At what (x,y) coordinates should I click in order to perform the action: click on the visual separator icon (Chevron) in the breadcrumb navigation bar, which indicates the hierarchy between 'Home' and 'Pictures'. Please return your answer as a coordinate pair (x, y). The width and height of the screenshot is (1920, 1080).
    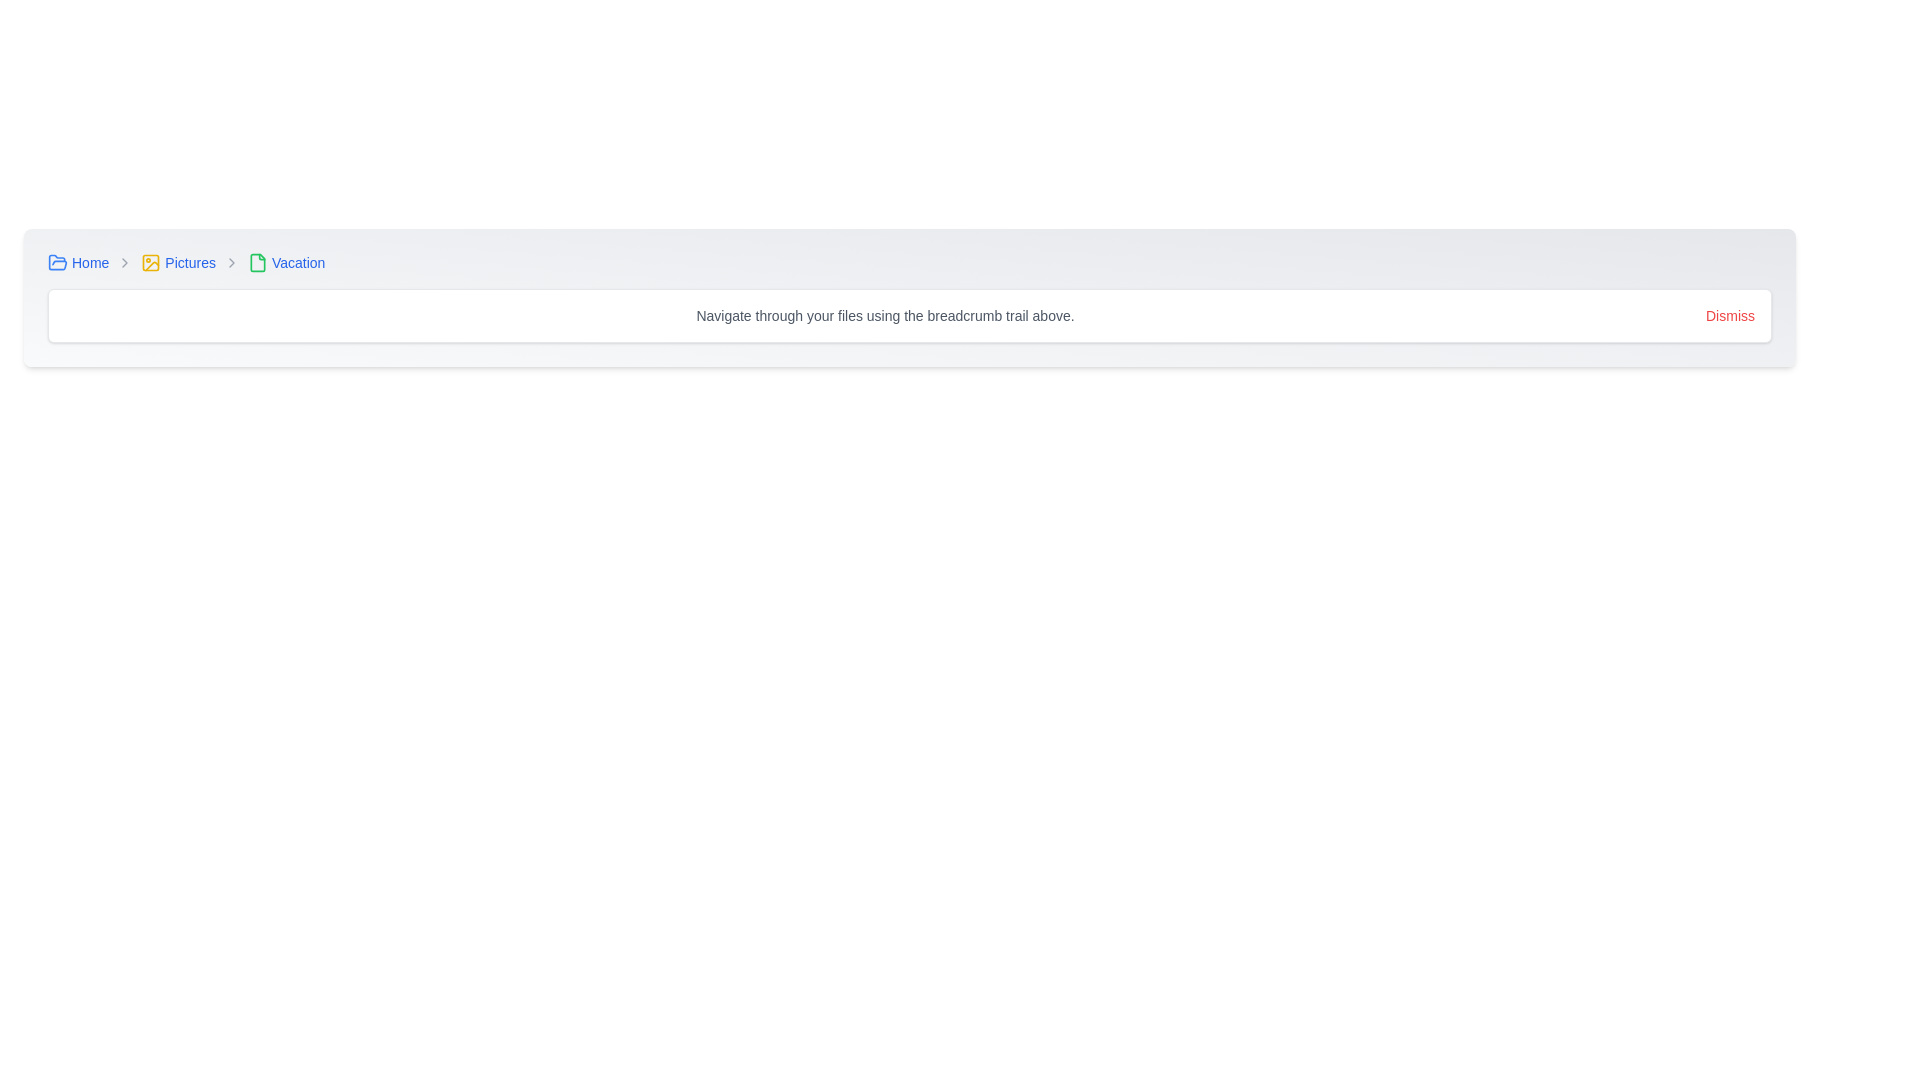
    Looking at the image, I should click on (124, 261).